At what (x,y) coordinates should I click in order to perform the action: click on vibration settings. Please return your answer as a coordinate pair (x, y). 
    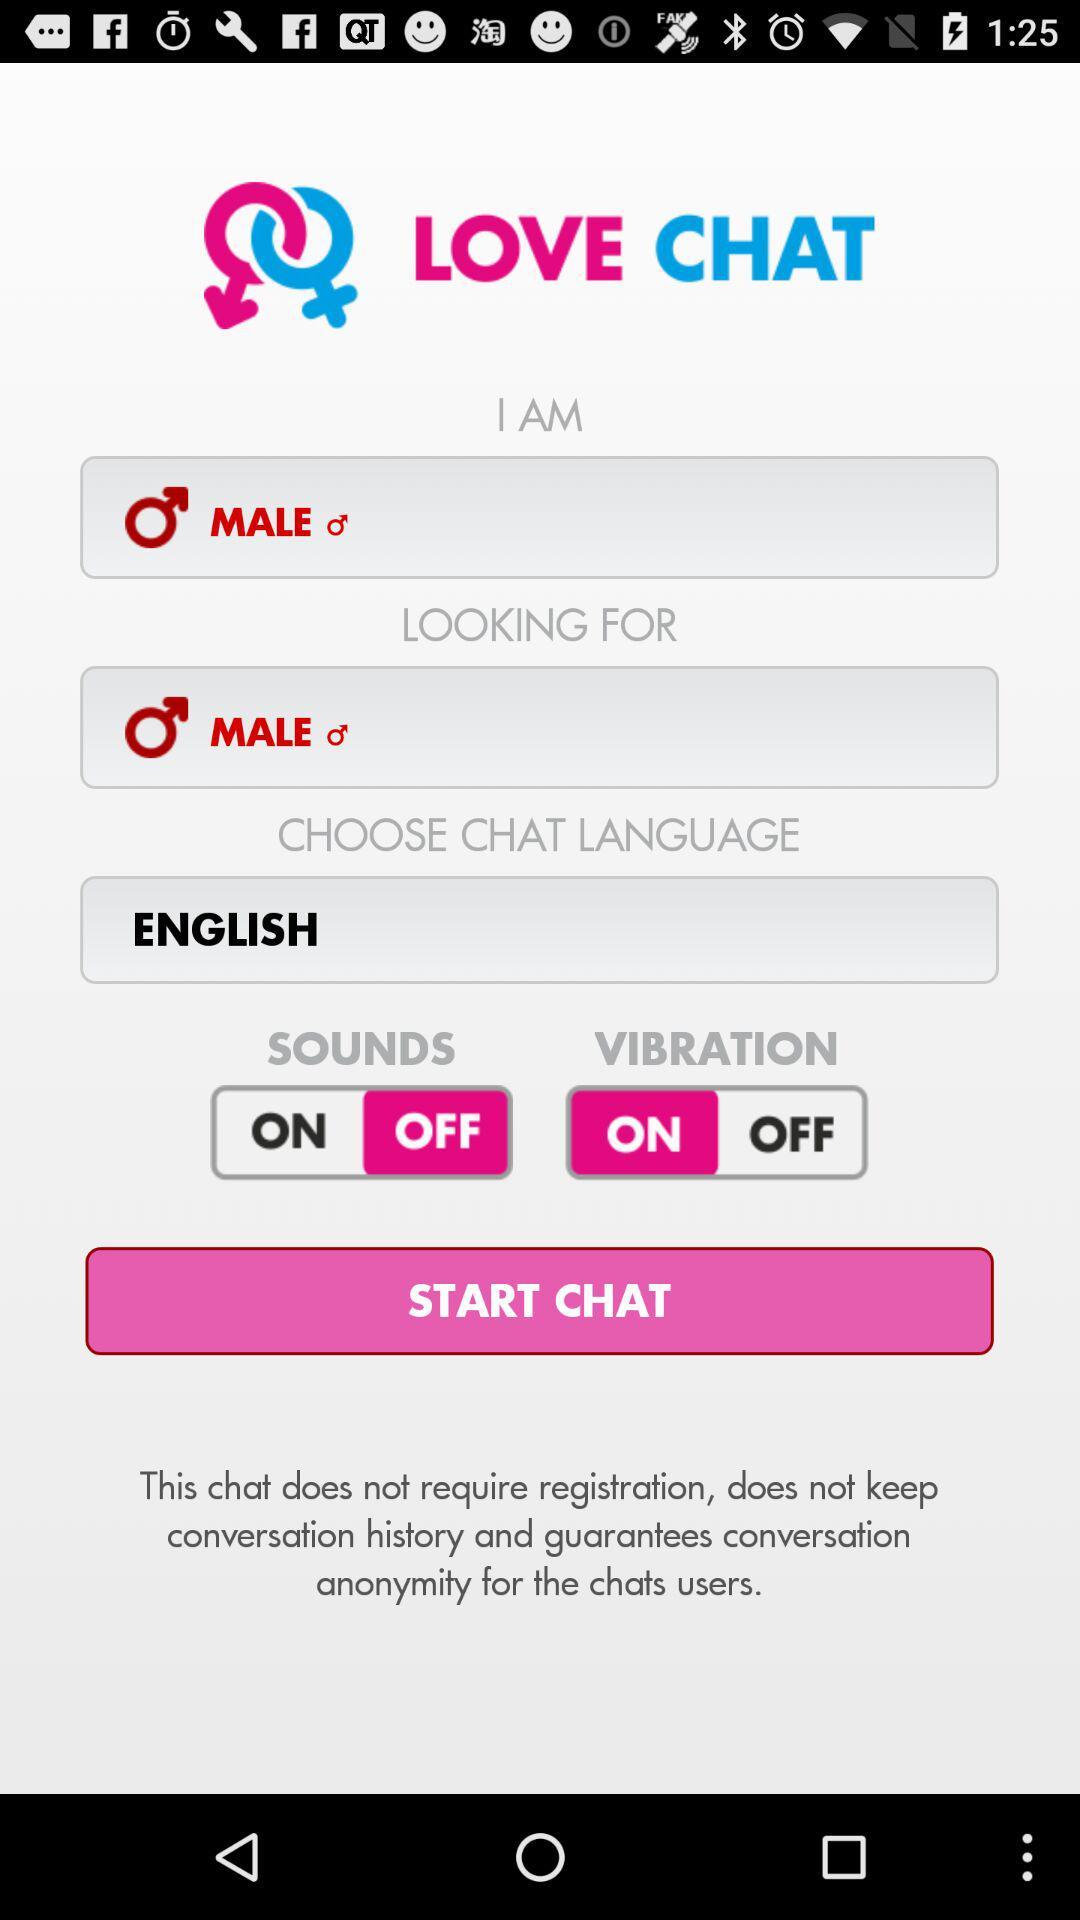
    Looking at the image, I should click on (716, 1133).